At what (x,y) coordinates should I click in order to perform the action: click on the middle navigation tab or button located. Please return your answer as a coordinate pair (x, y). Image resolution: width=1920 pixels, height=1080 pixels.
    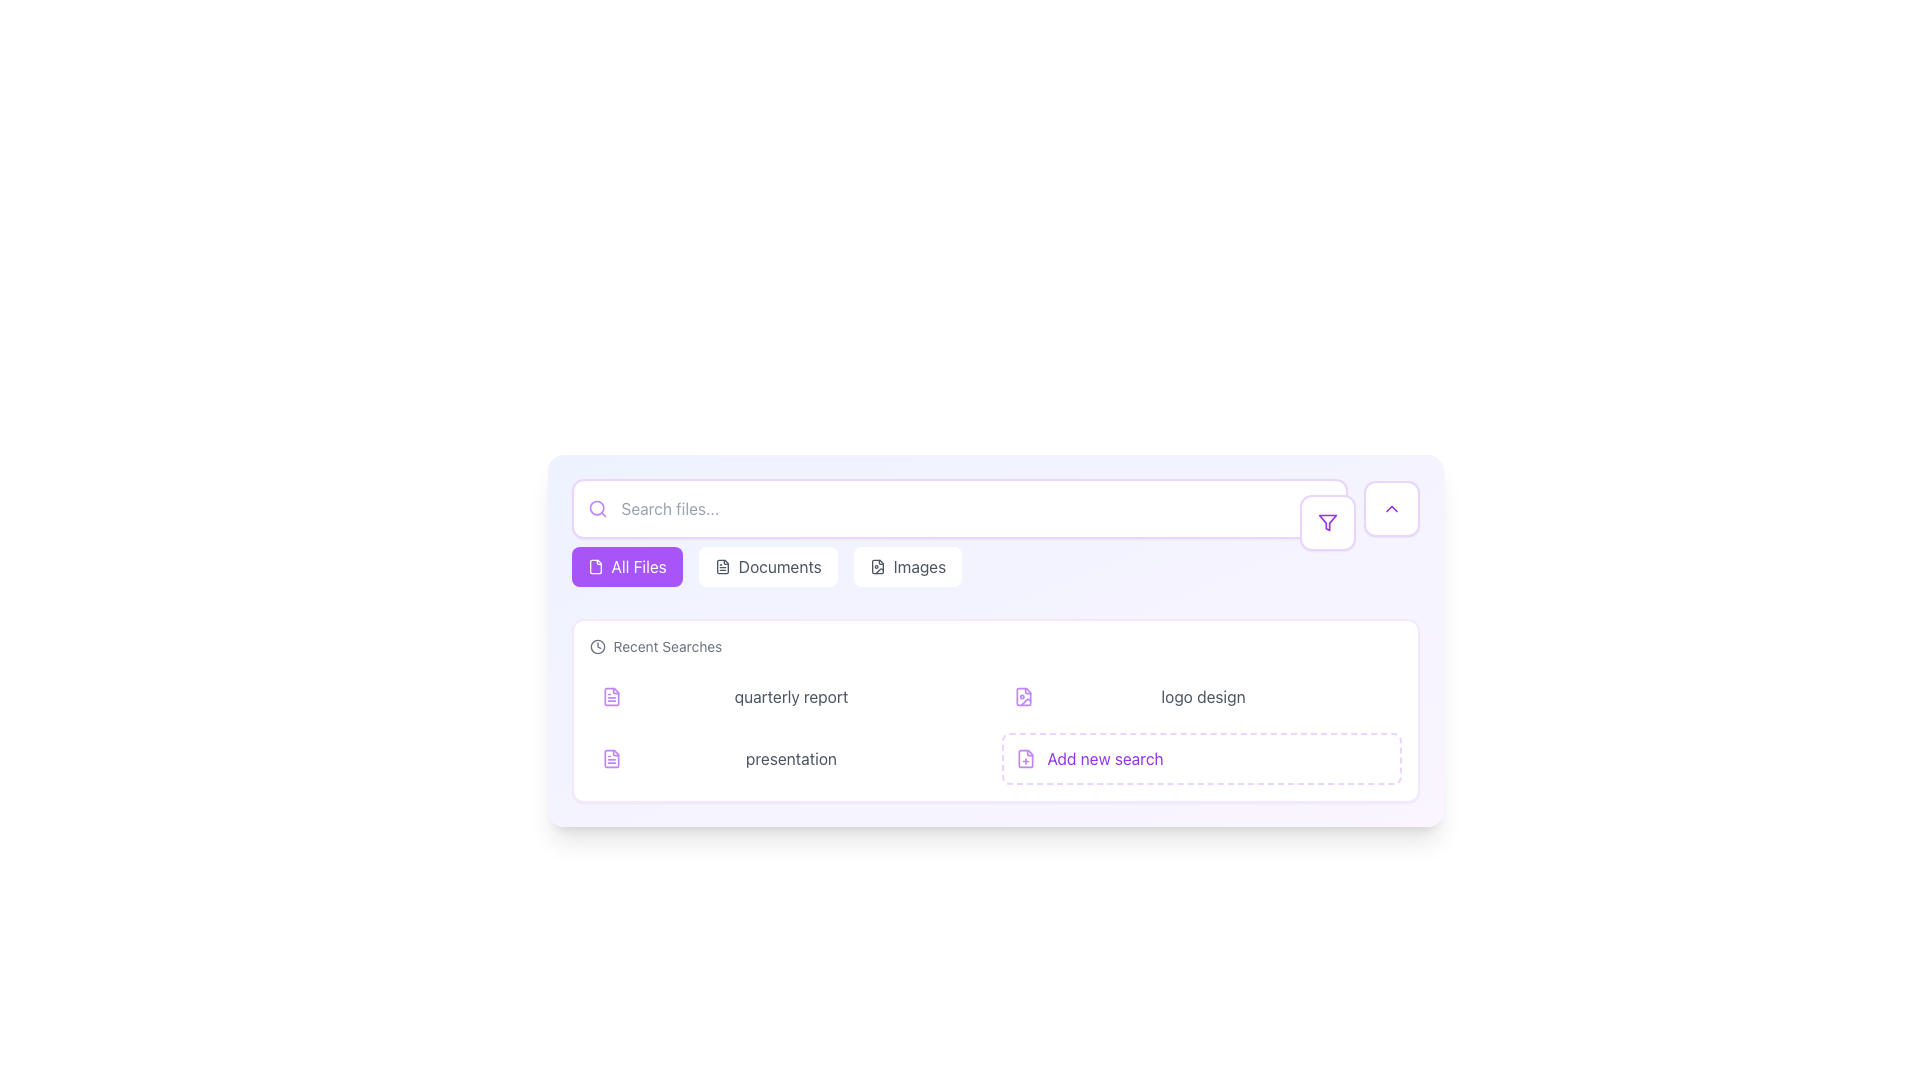
    Looking at the image, I should click on (778, 567).